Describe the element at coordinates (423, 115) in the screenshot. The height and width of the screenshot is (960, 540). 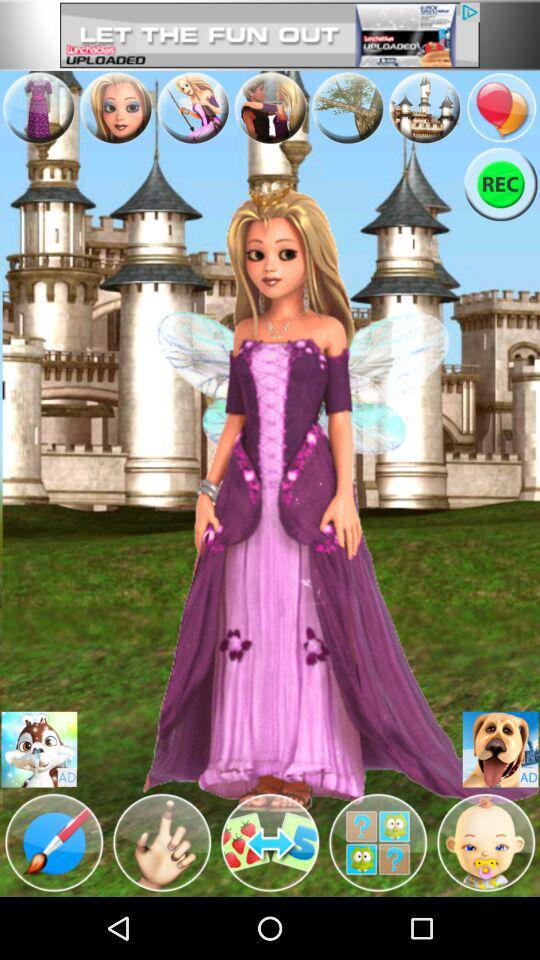
I see `the avatar icon` at that location.